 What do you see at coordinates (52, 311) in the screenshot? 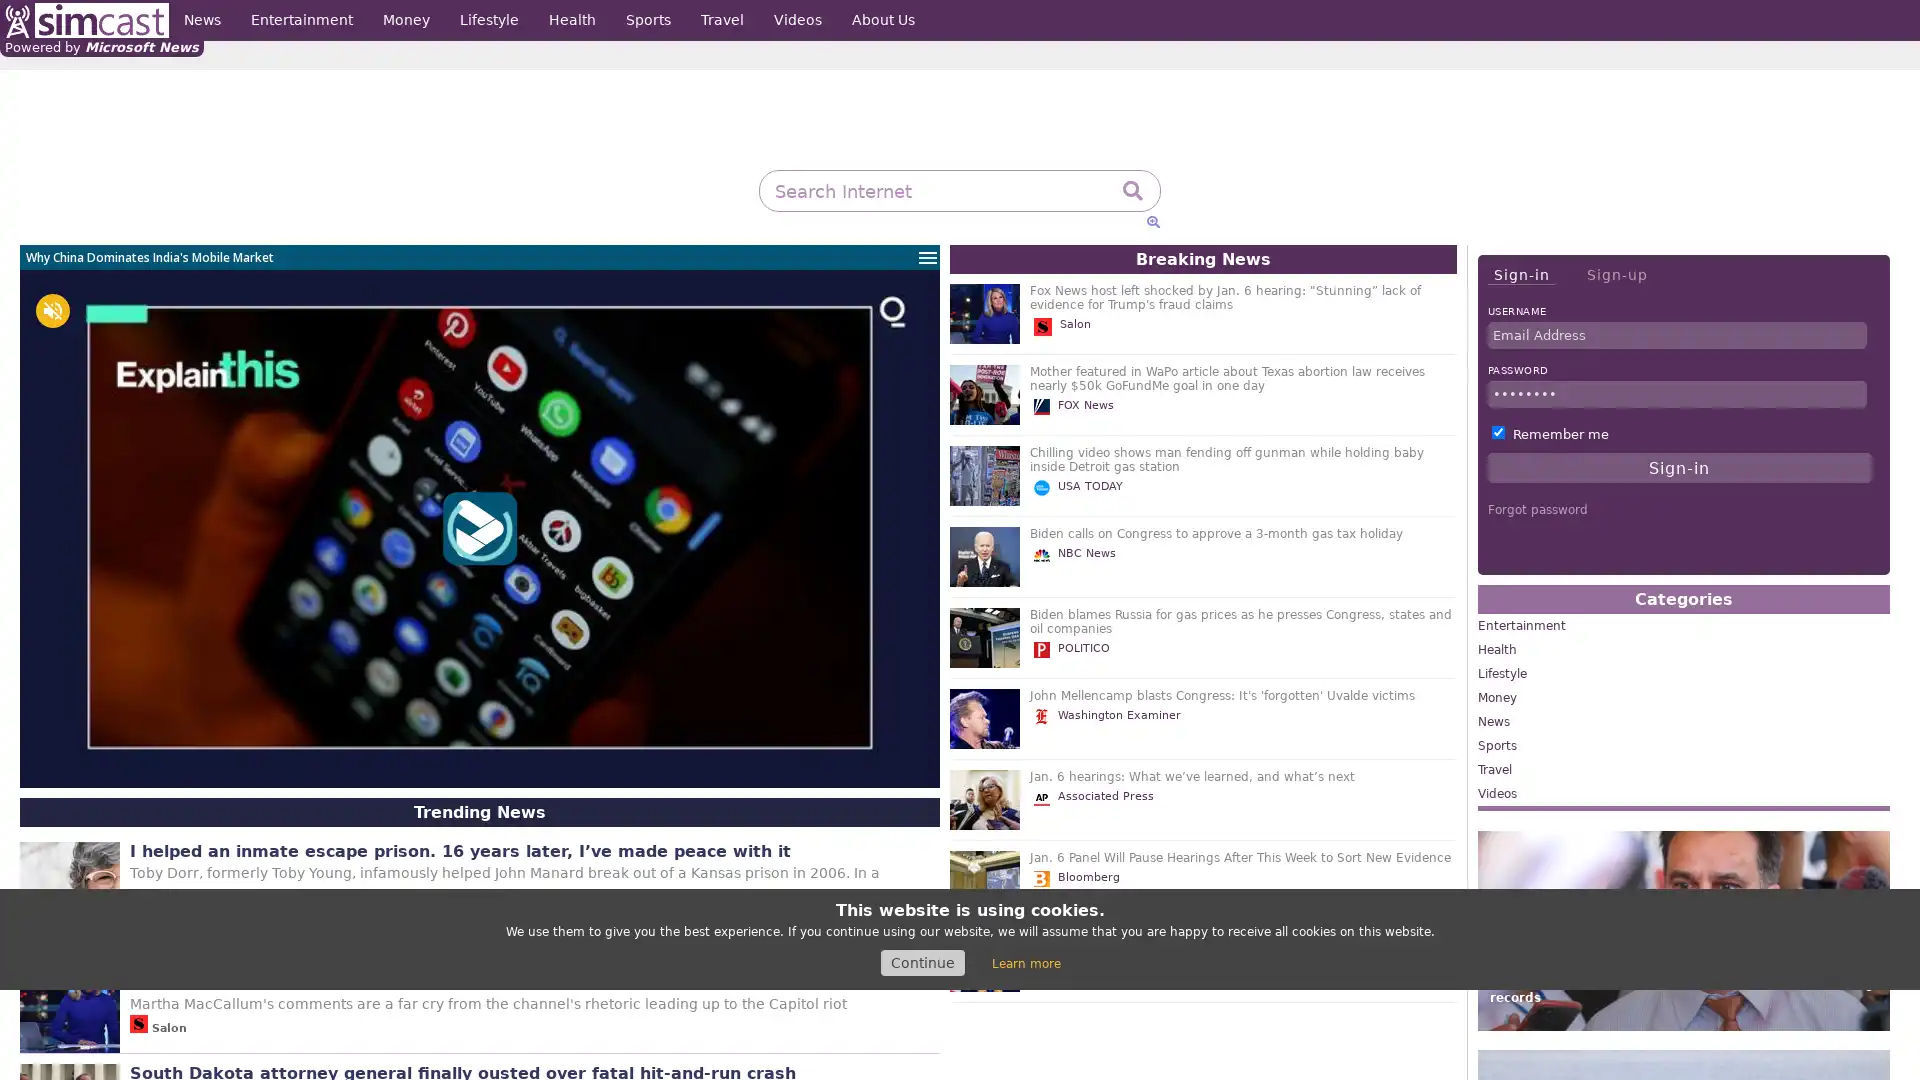
I see `volume_offvolume_up` at bounding box center [52, 311].